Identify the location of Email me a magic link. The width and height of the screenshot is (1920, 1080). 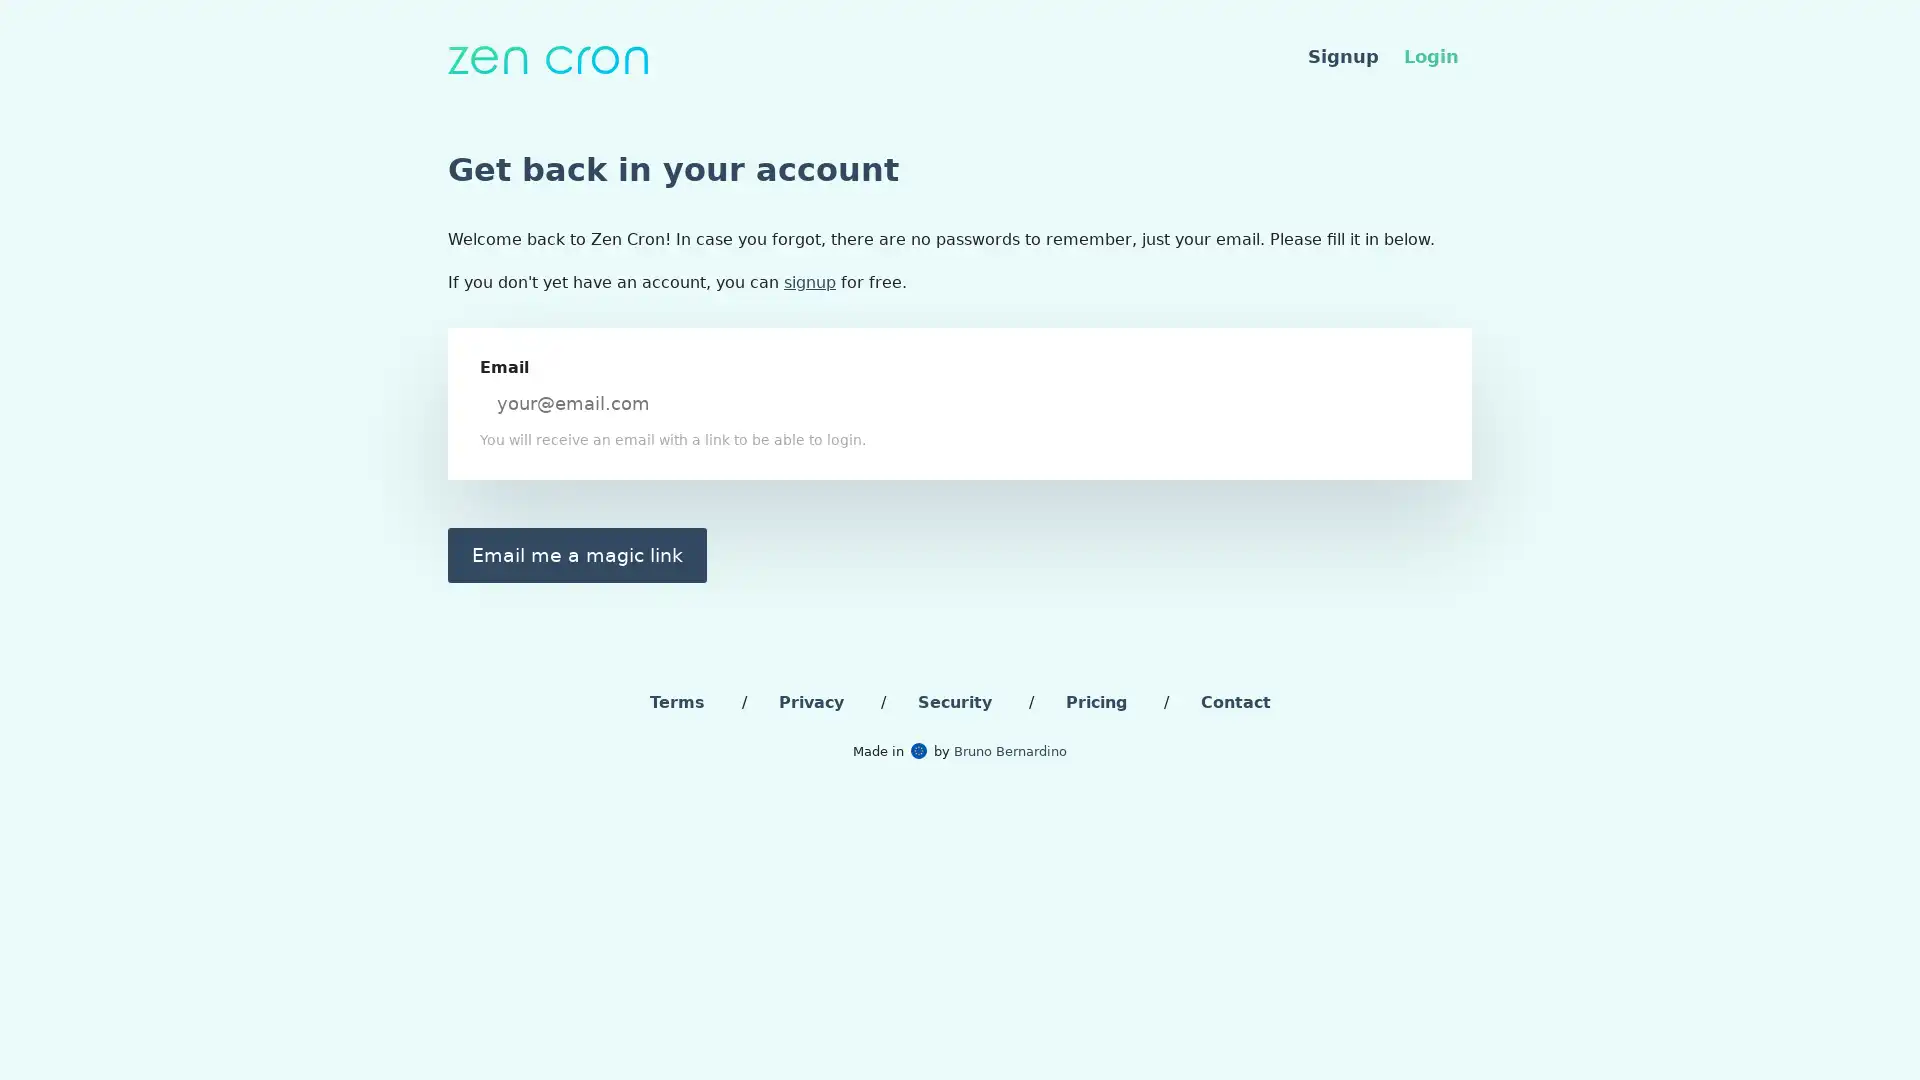
(576, 554).